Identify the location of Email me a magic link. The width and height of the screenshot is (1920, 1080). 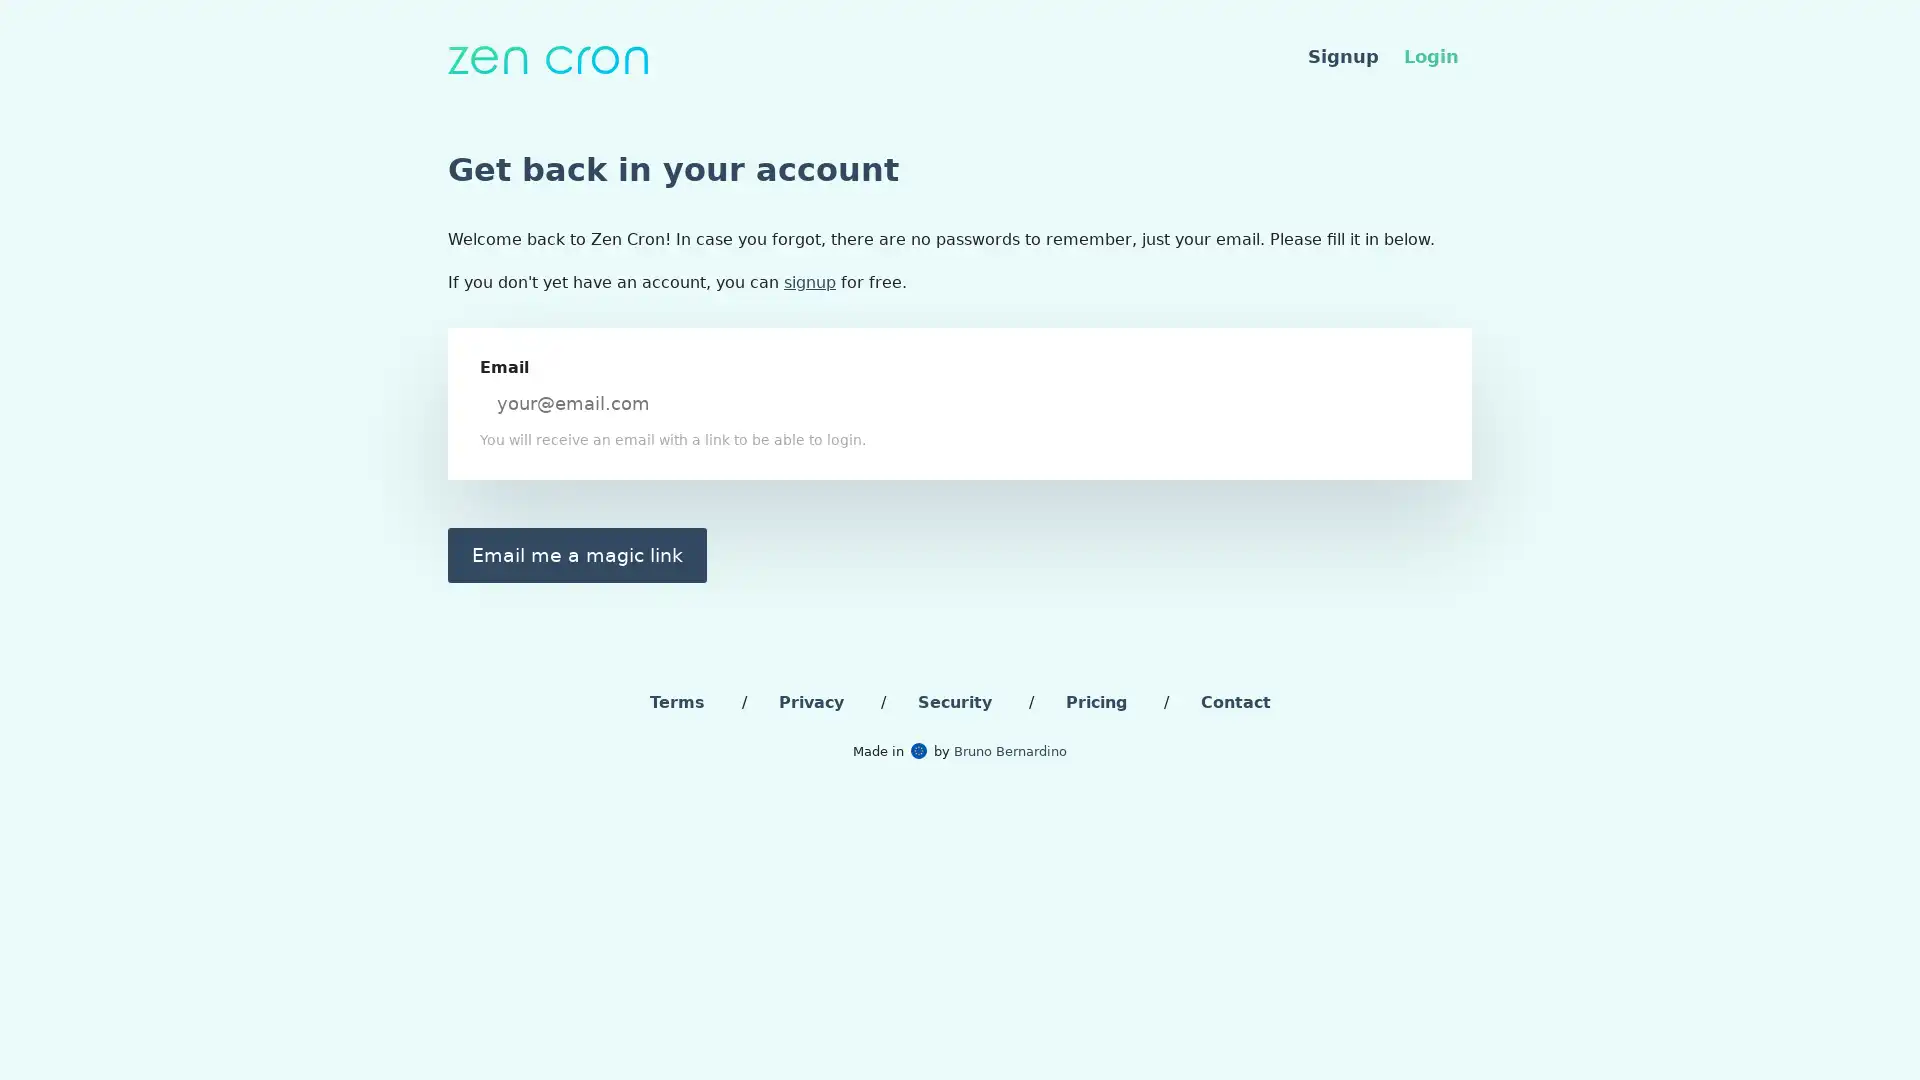
(576, 554).